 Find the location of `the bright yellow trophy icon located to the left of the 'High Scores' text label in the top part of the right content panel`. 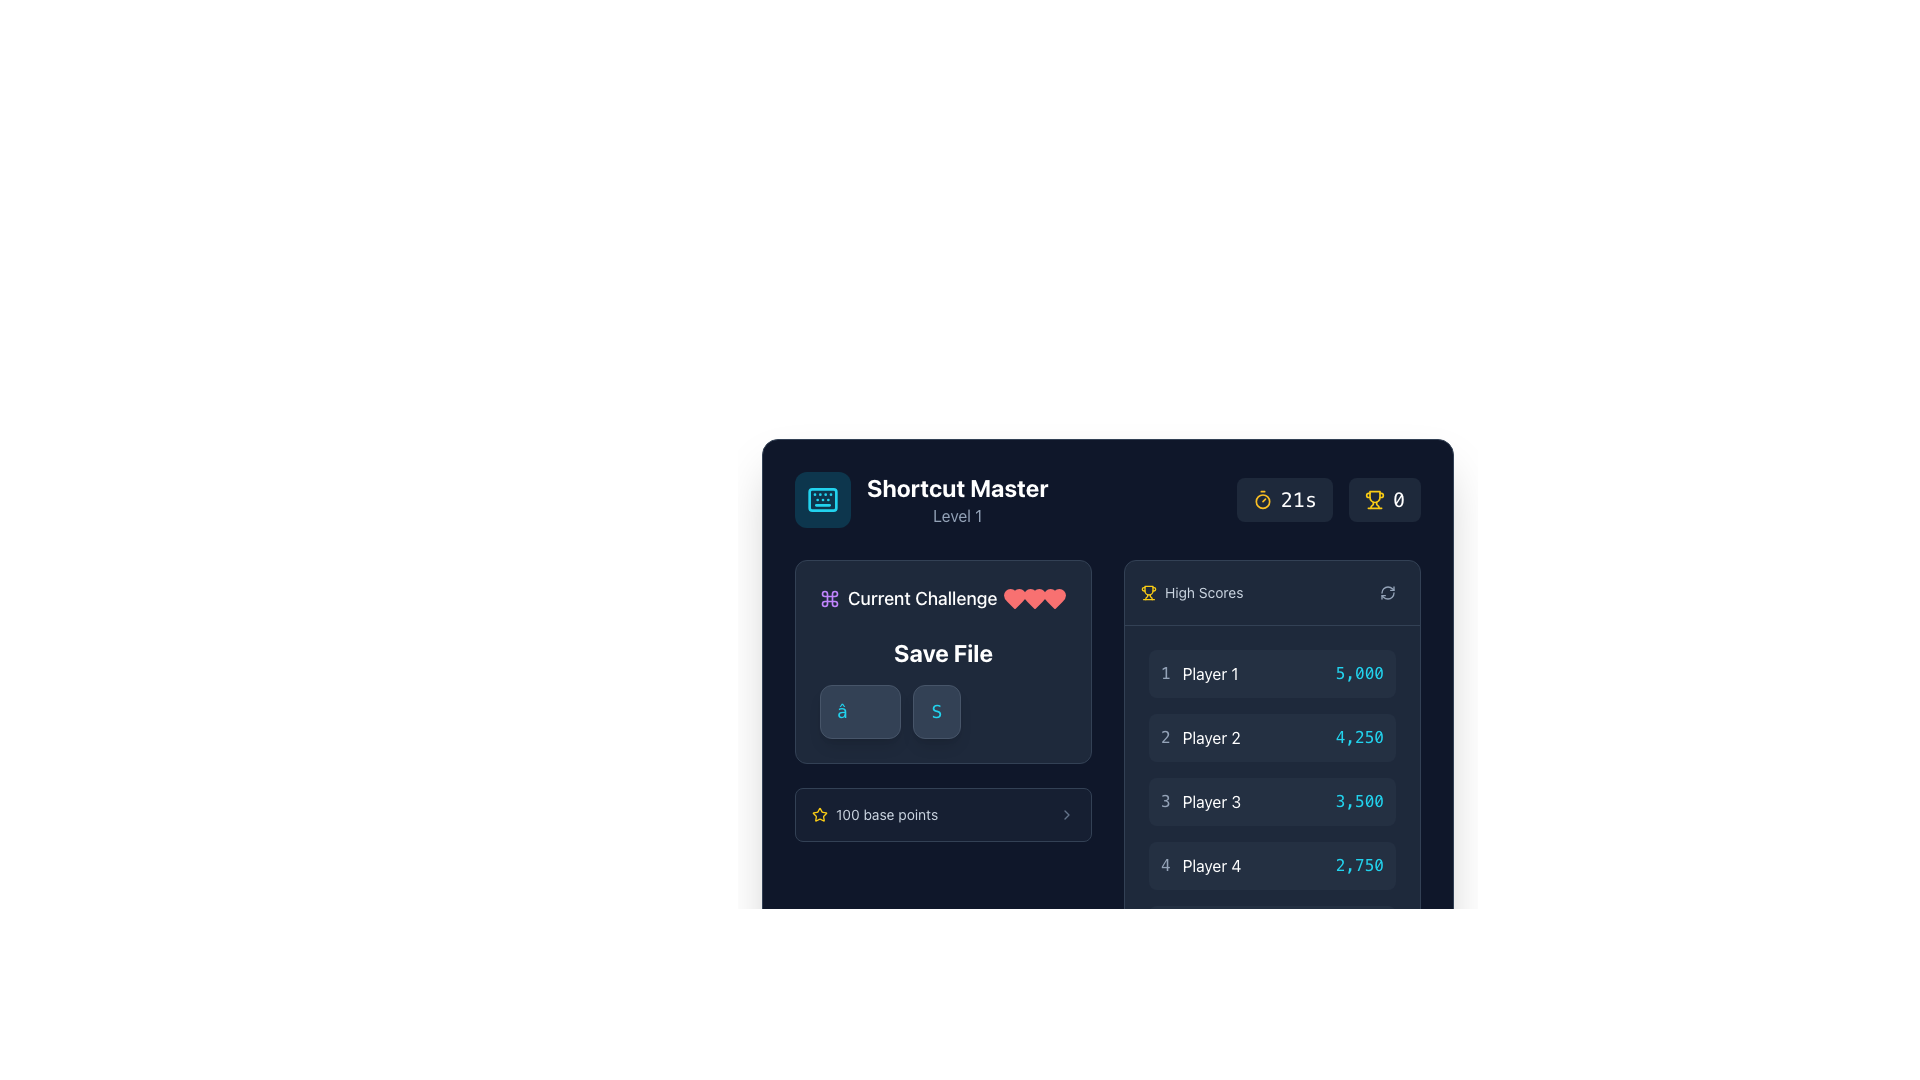

the bright yellow trophy icon located to the left of the 'High Scores' text label in the top part of the right content panel is located at coordinates (1148, 592).